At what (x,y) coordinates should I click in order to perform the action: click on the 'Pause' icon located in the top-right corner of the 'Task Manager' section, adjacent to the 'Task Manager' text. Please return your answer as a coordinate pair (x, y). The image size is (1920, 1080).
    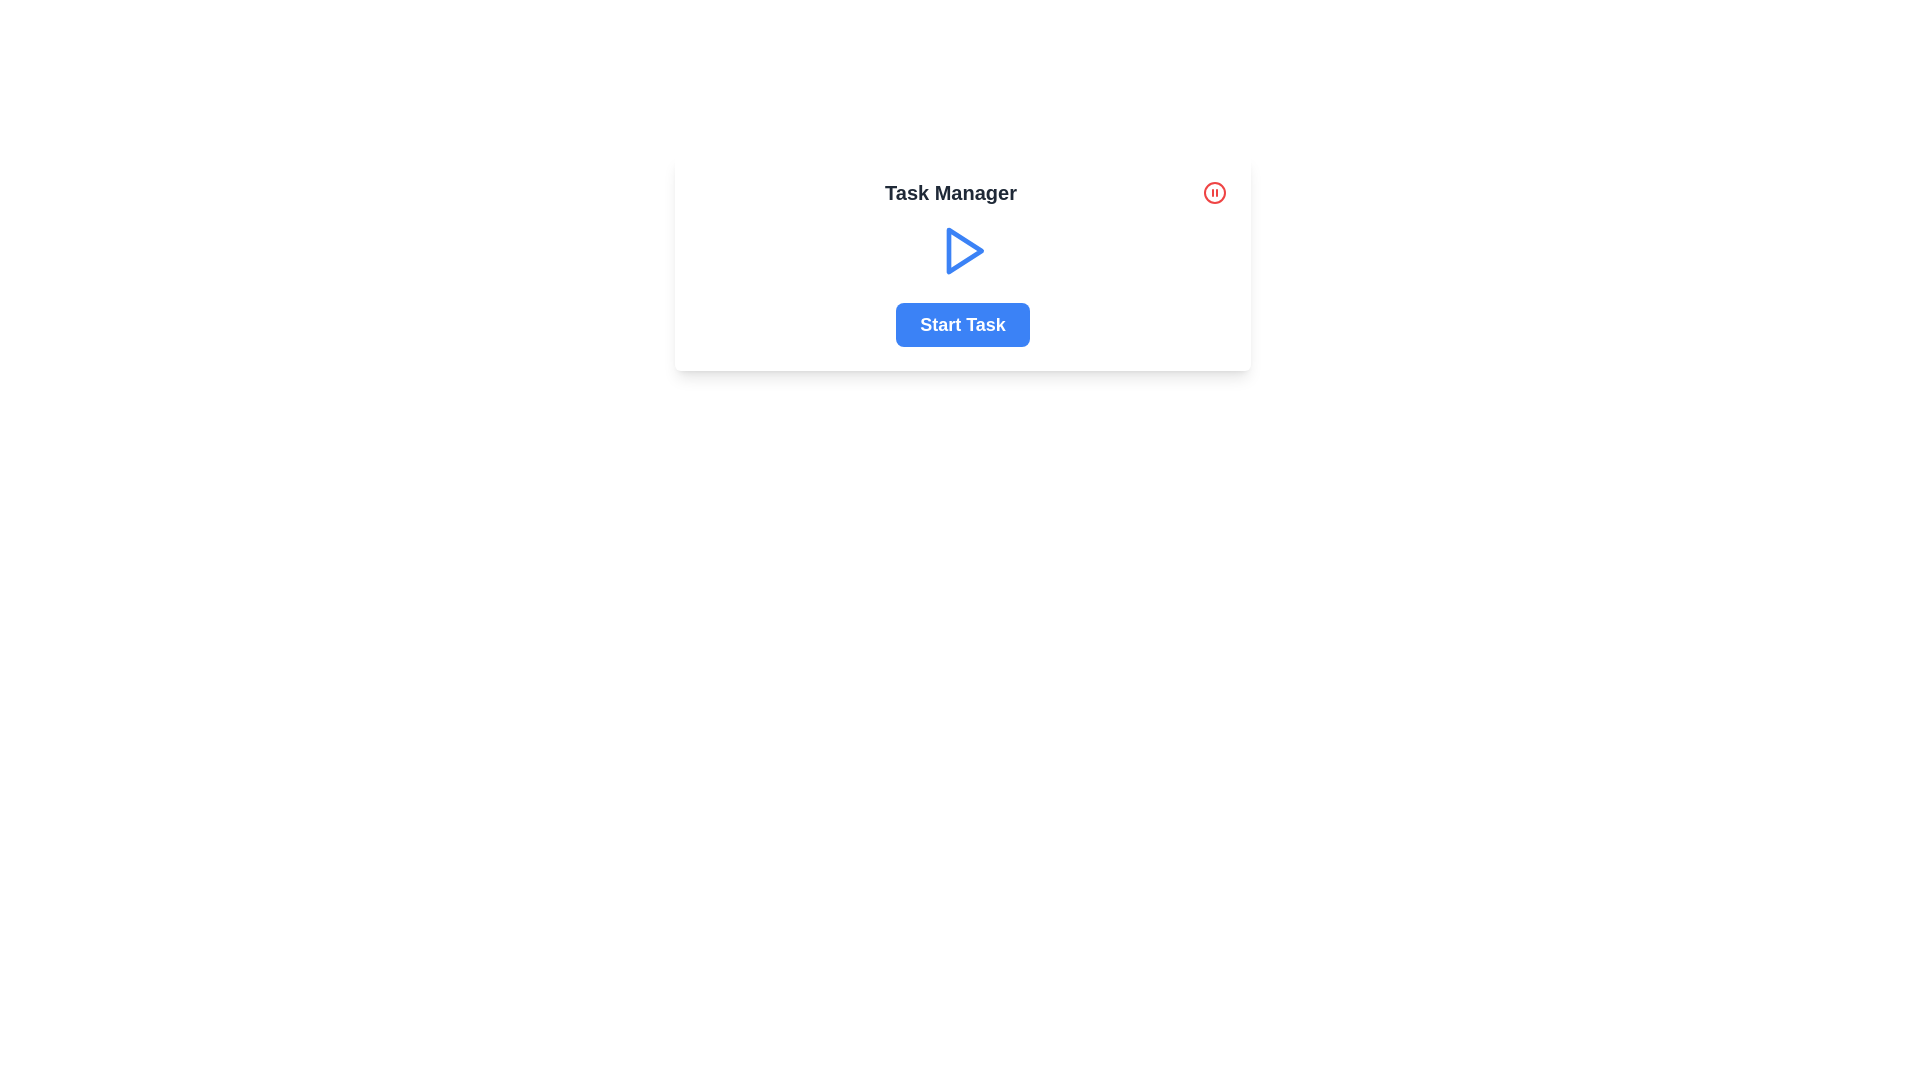
    Looking at the image, I should click on (1213, 192).